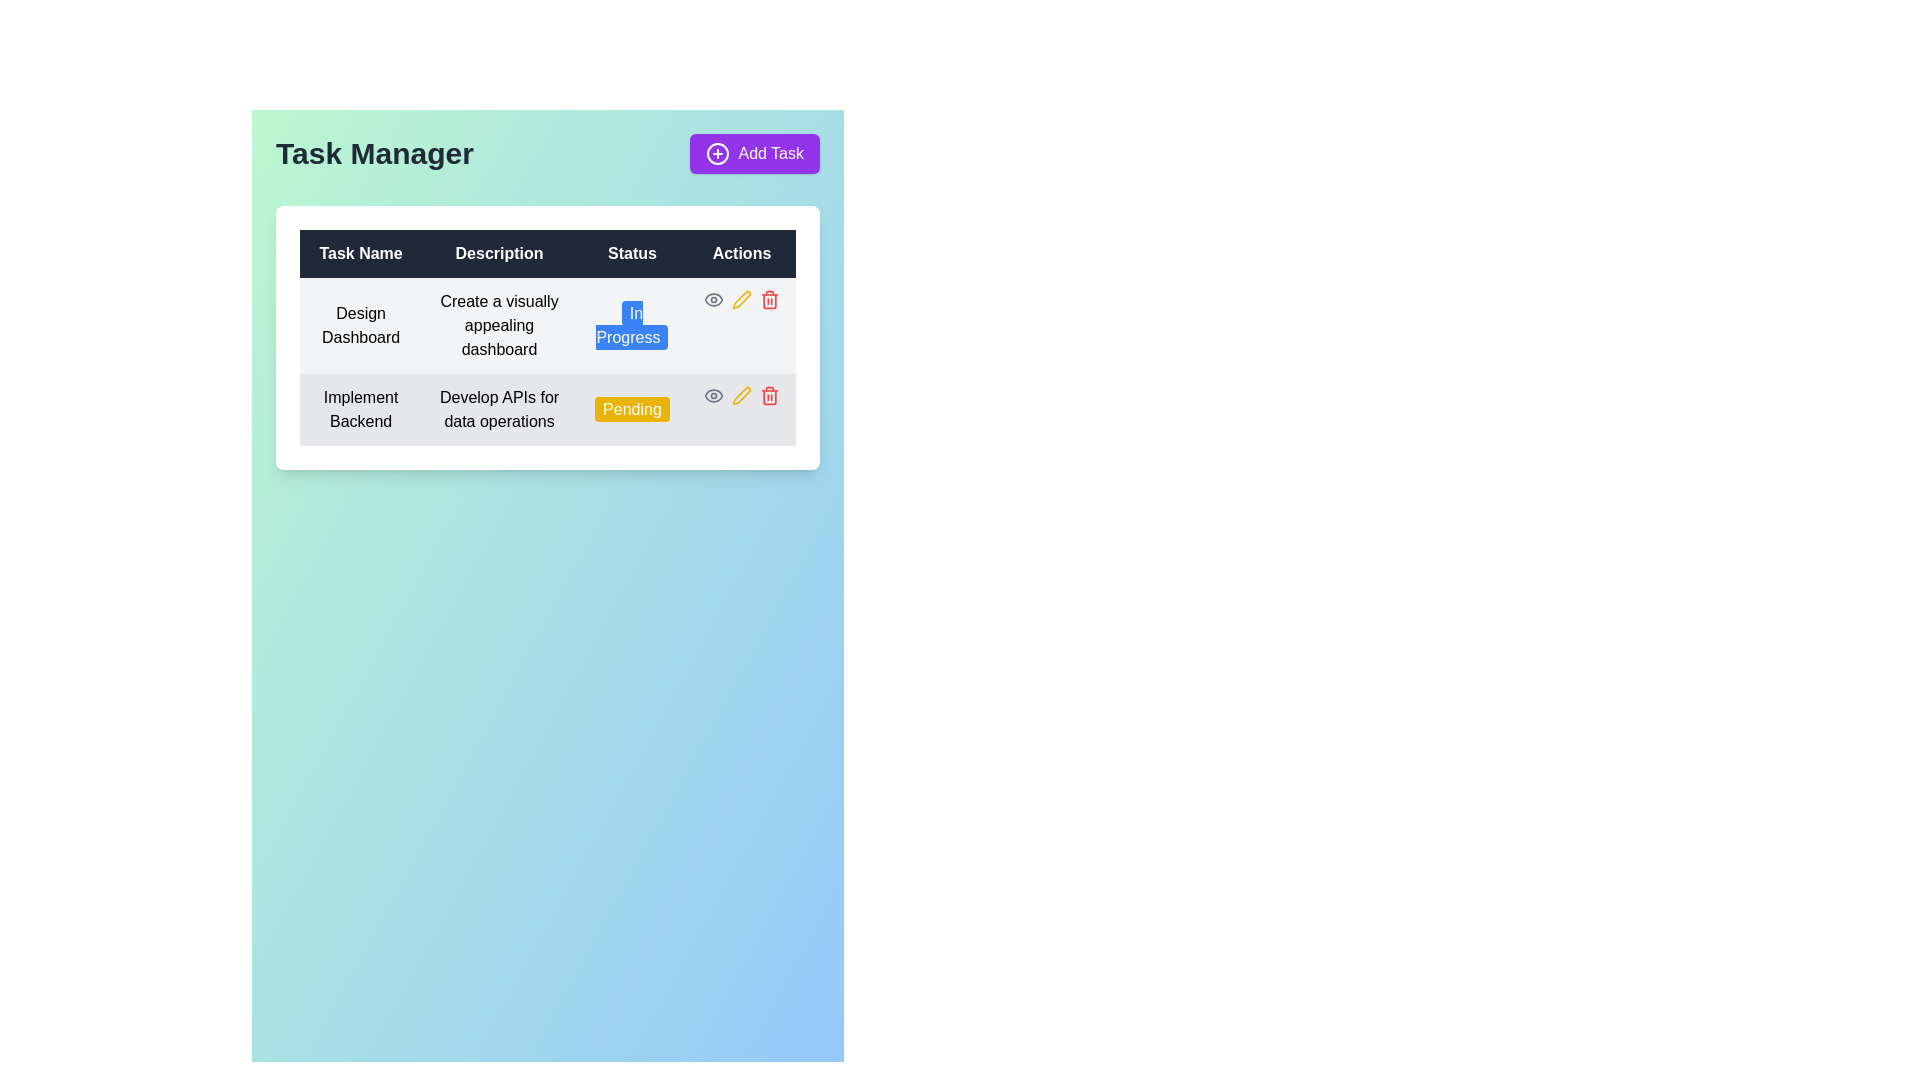 The height and width of the screenshot is (1080, 1920). What do you see at coordinates (740, 300) in the screenshot?
I see `the gray eye icon in the action bar` at bounding box center [740, 300].